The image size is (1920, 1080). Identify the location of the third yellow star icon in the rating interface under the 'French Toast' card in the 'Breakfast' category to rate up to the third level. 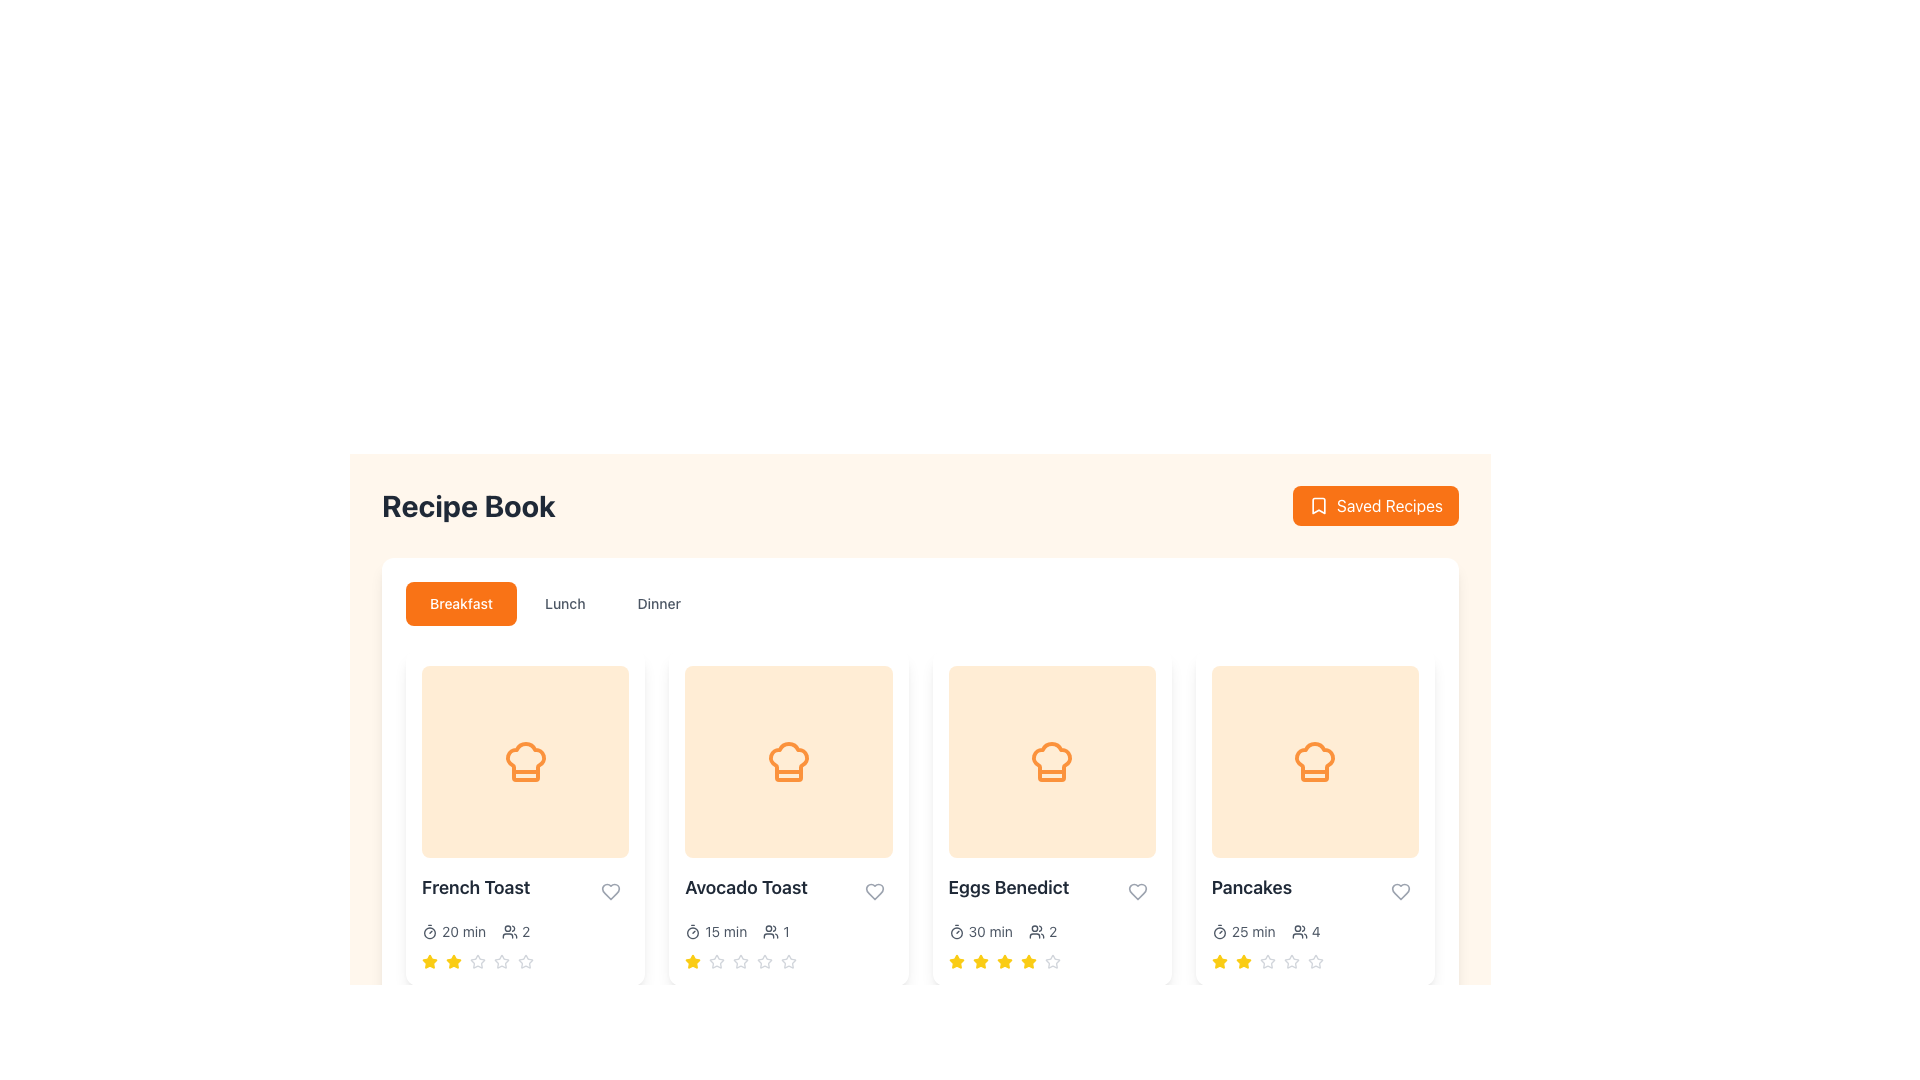
(453, 960).